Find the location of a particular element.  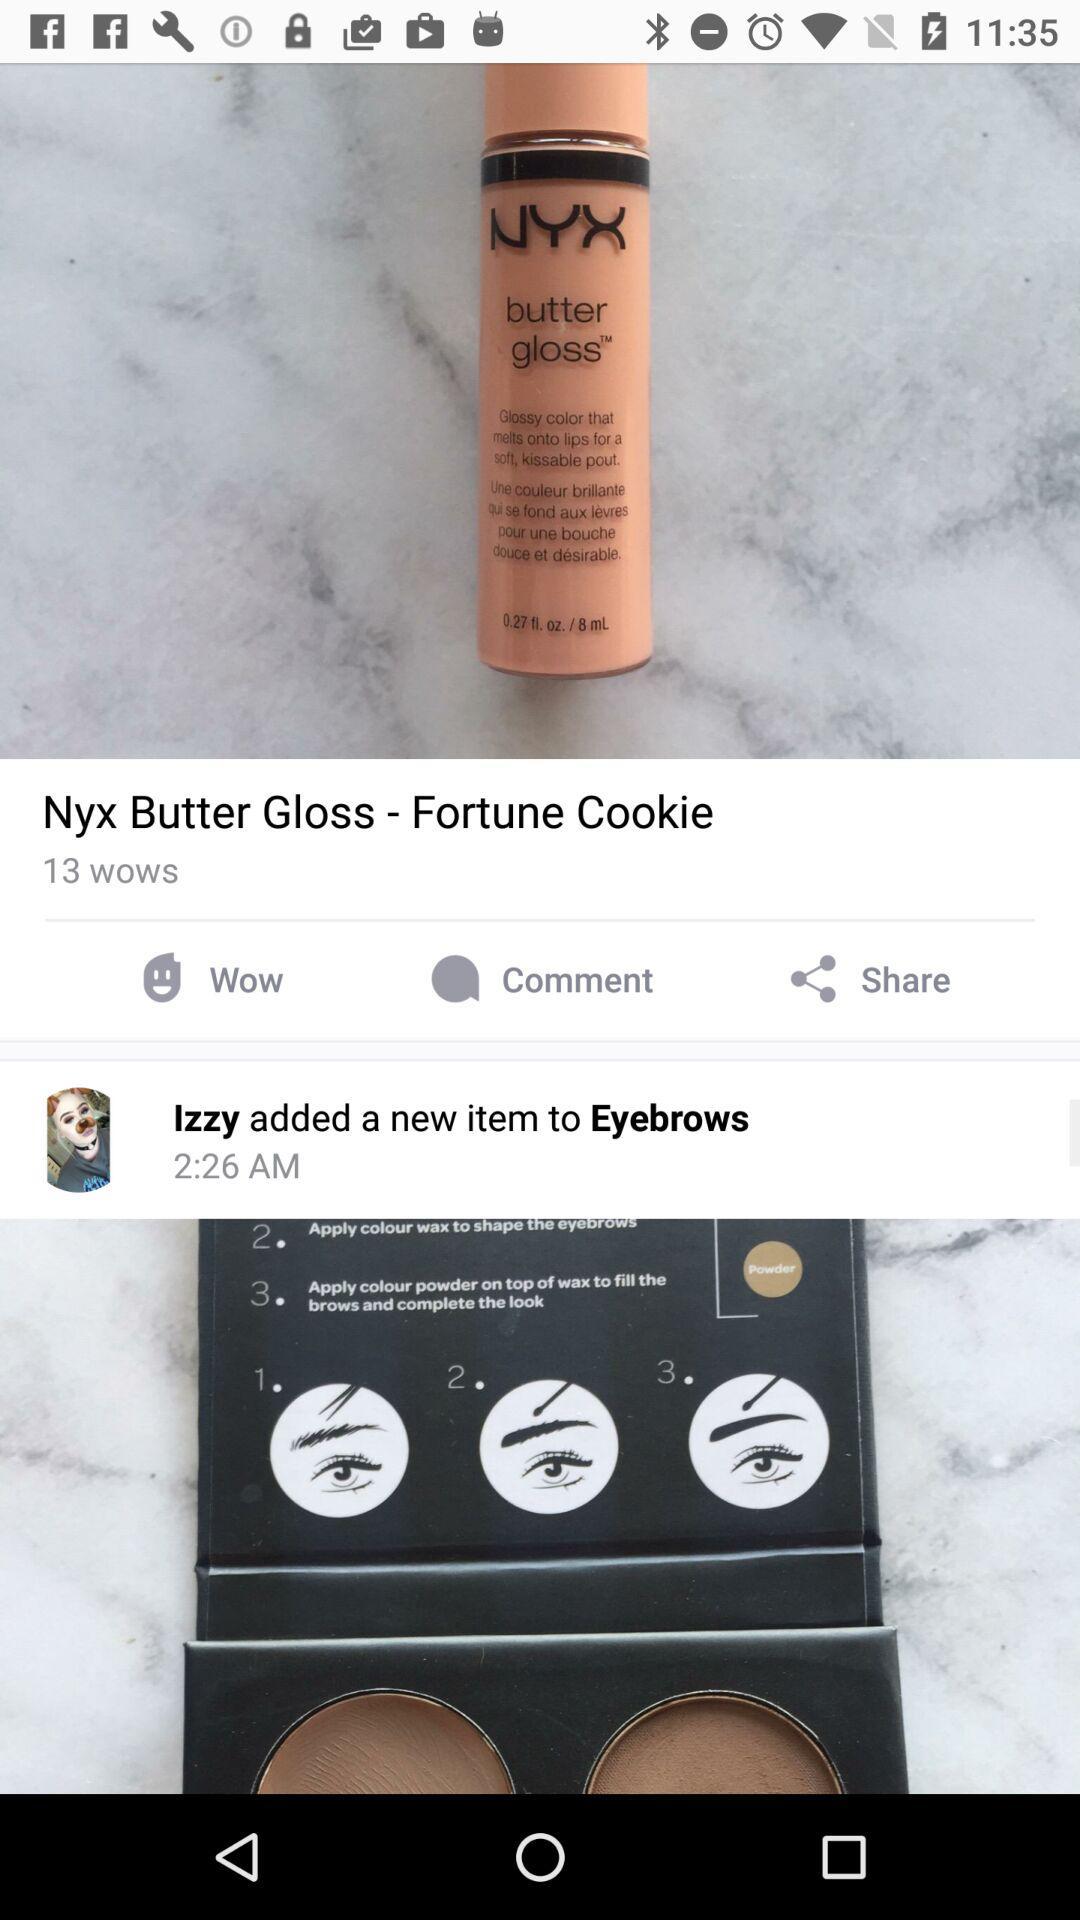

the share button on the web page is located at coordinates (866, 979).